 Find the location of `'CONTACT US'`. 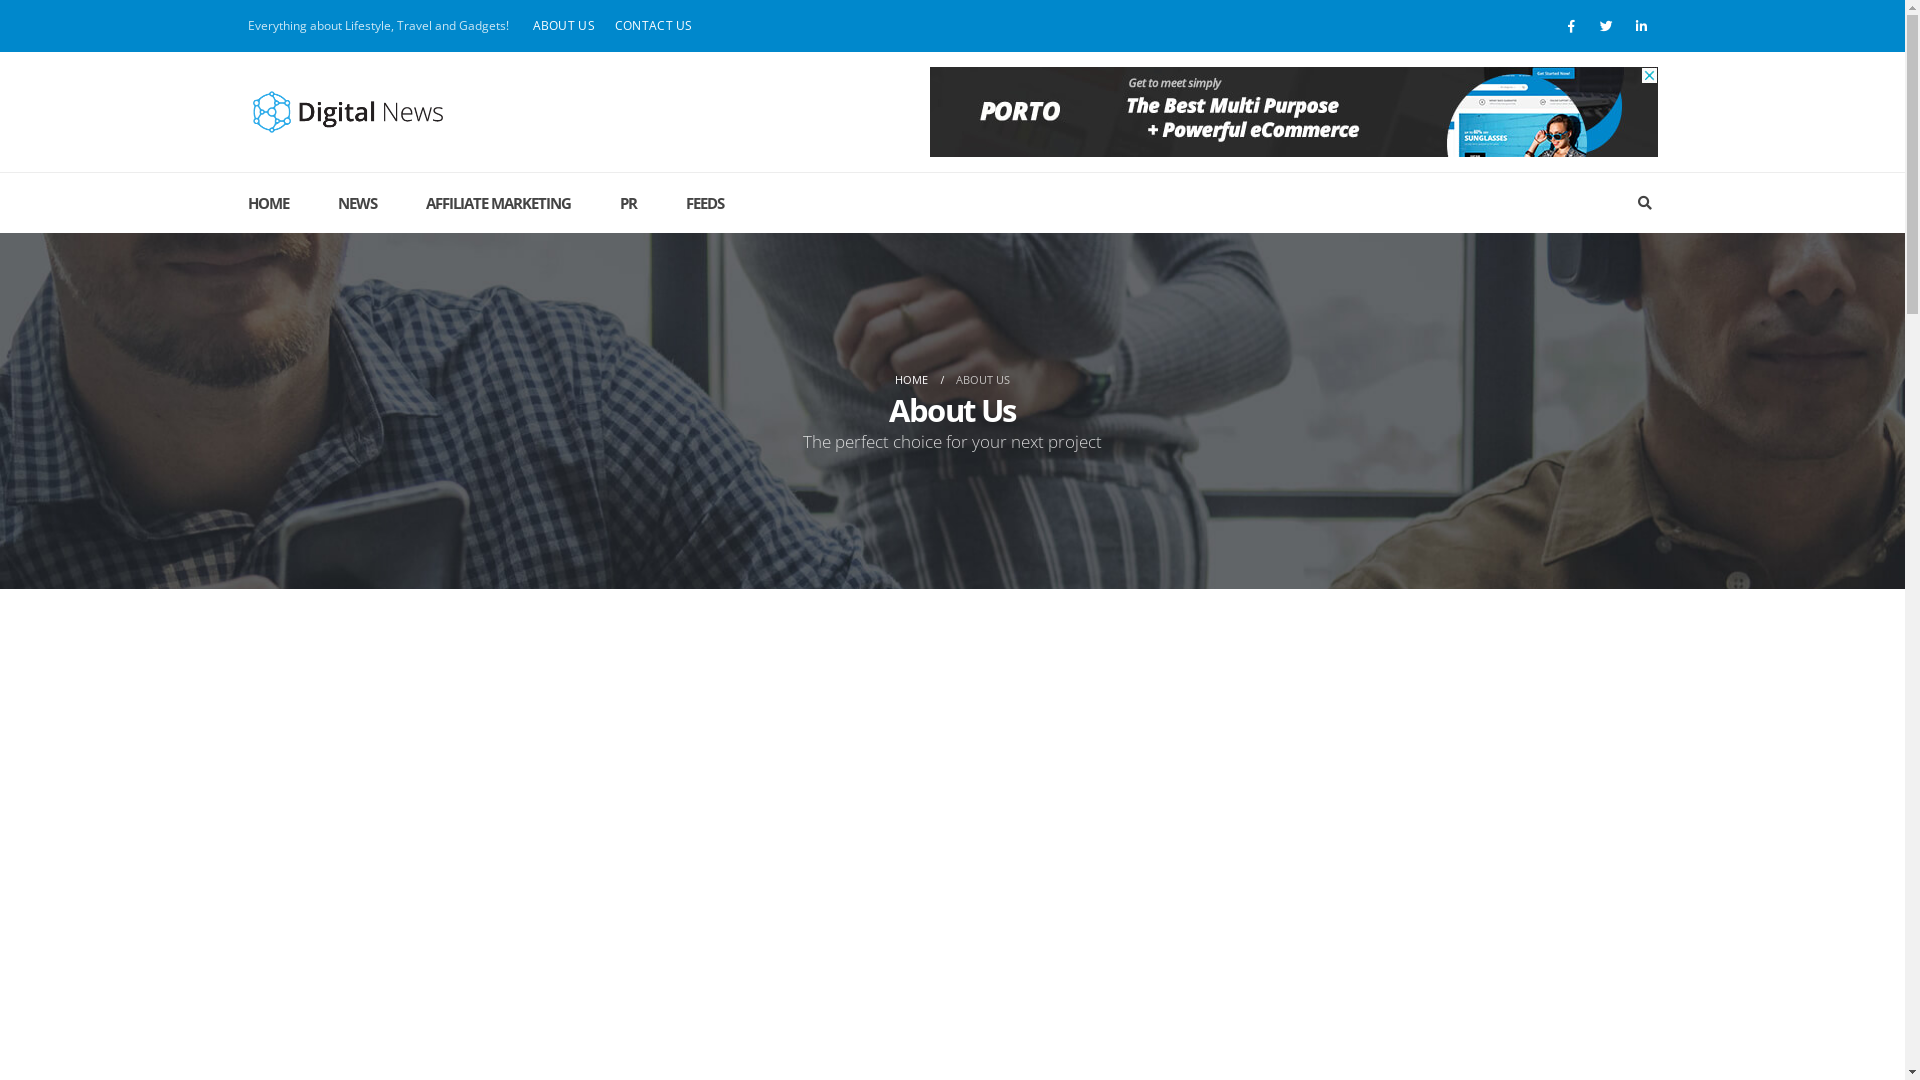

'CONTACT US' is located at coordinates (653, 26).